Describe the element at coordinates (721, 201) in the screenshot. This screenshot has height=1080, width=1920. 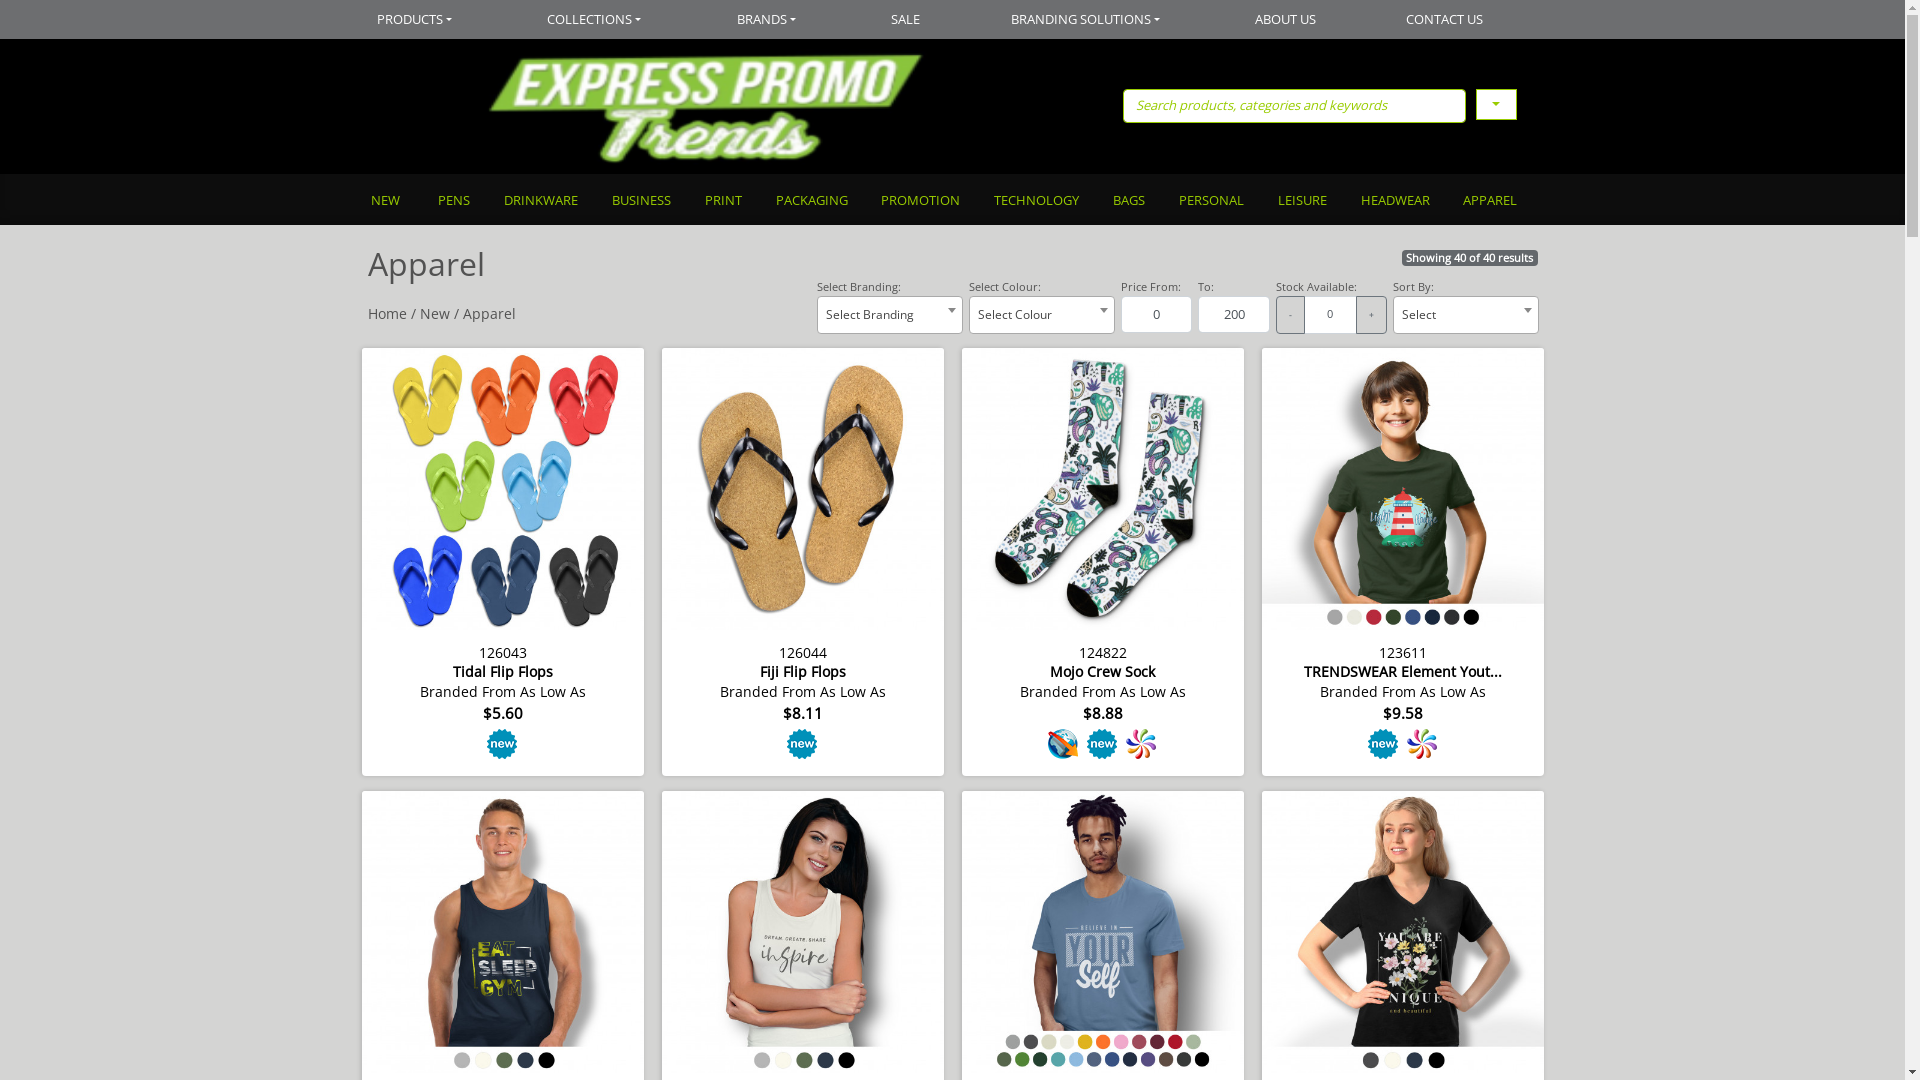
I see `'PRINT'` at that location.